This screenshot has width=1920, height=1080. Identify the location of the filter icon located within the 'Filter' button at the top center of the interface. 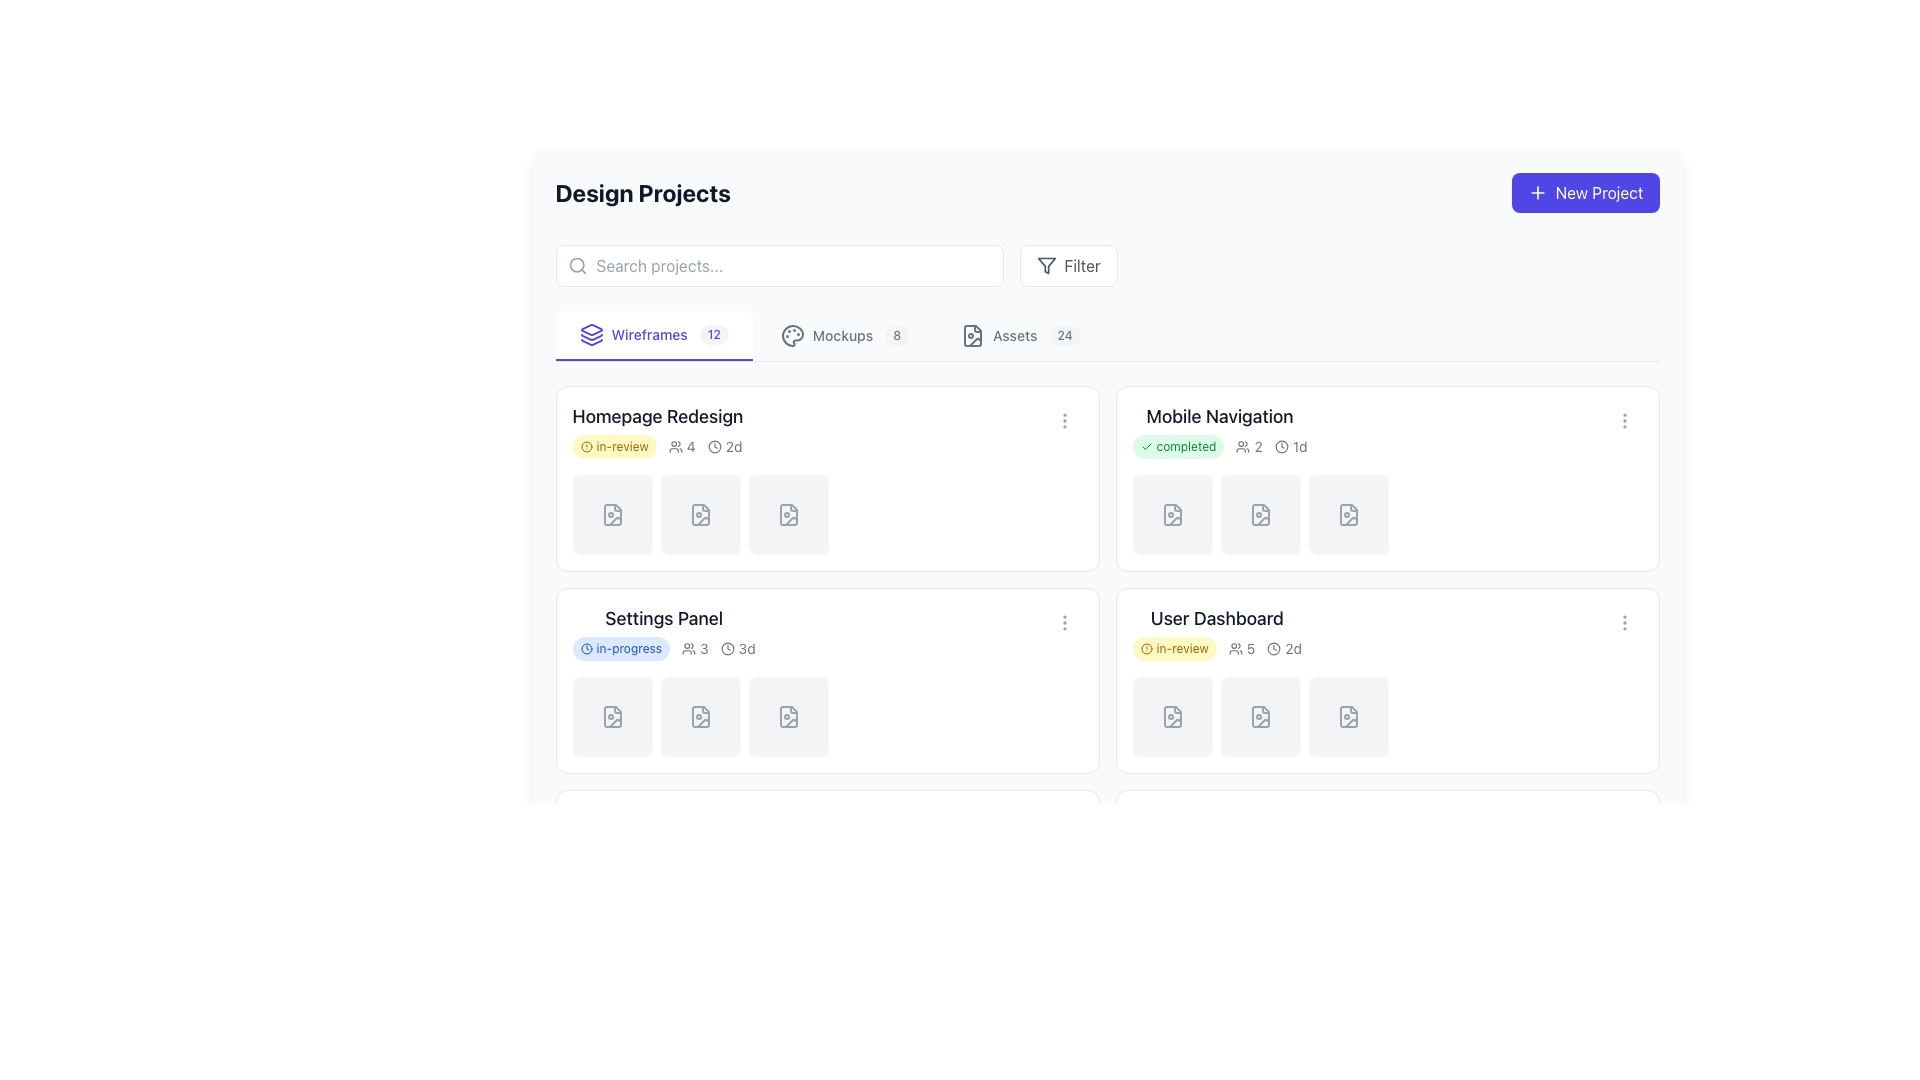
(1045, 265).